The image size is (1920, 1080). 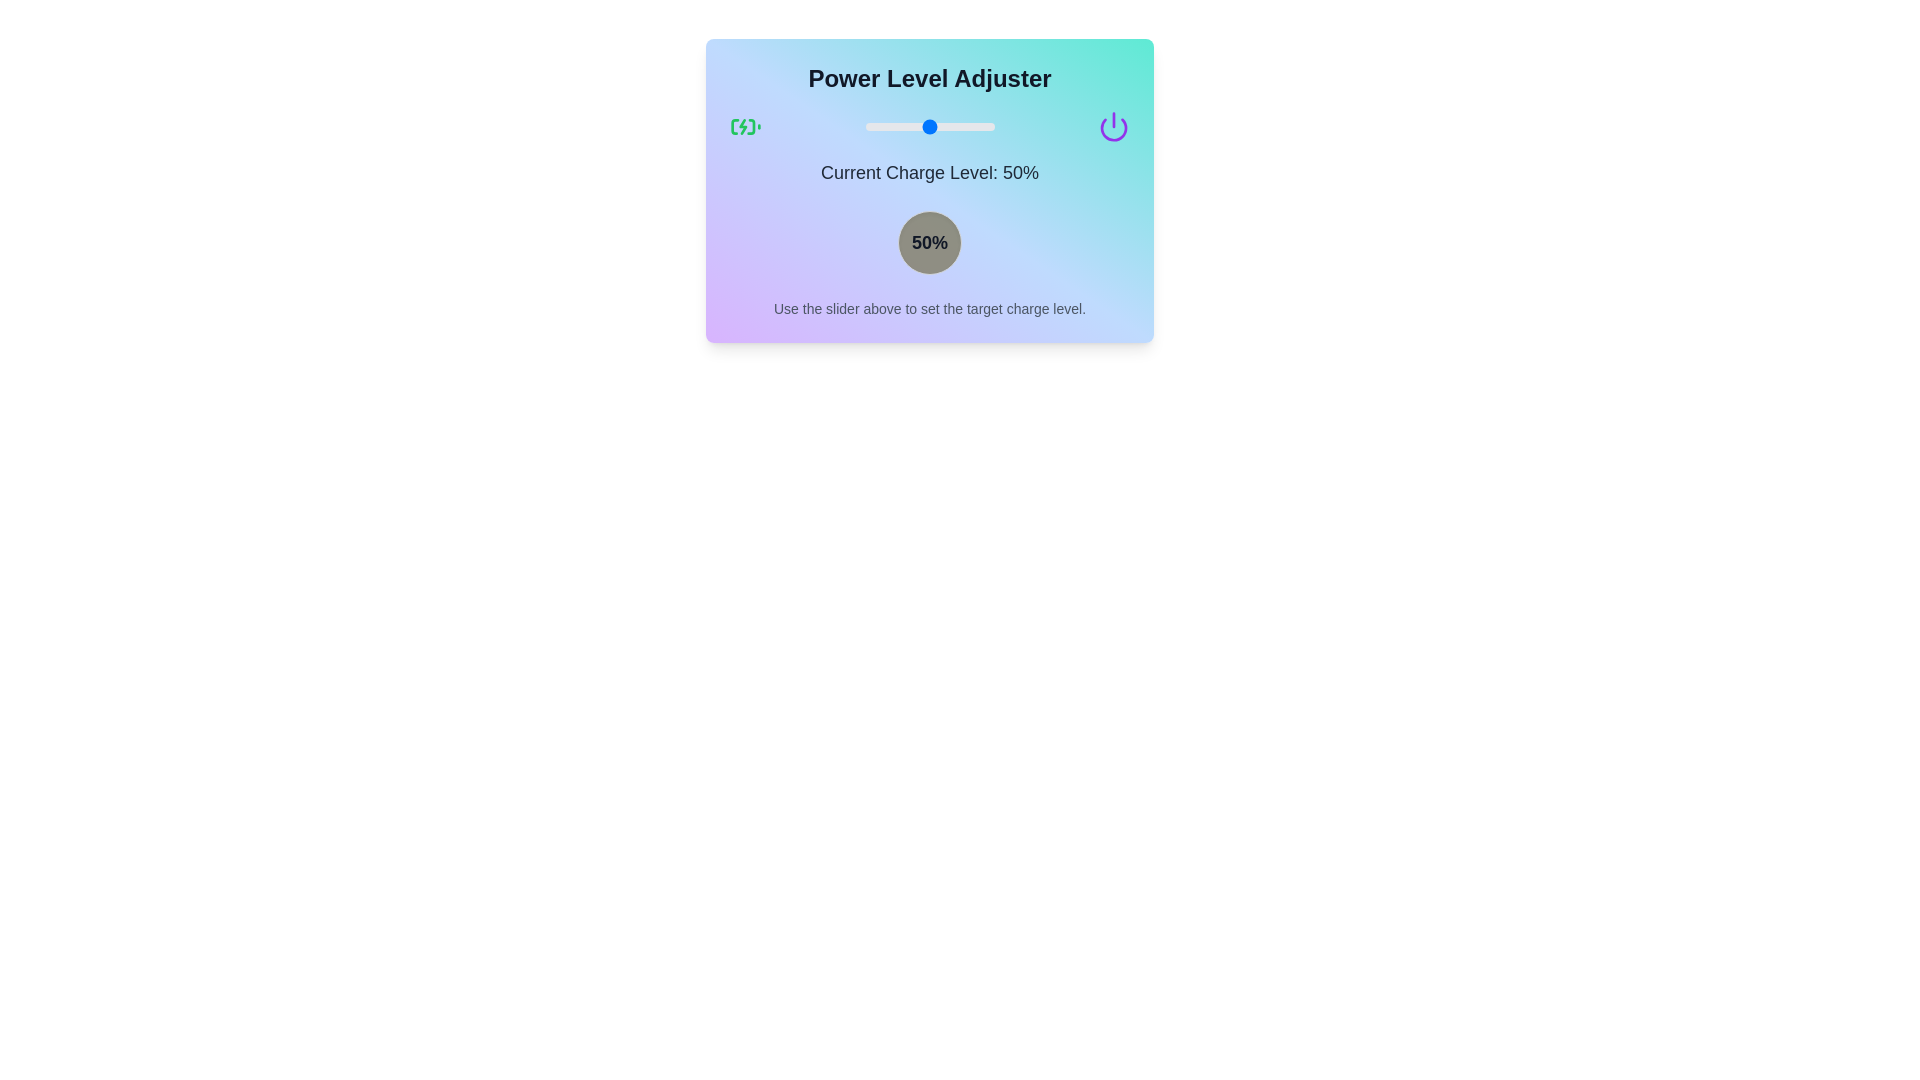 I want to click on the power level, so click(x=938, y=127).